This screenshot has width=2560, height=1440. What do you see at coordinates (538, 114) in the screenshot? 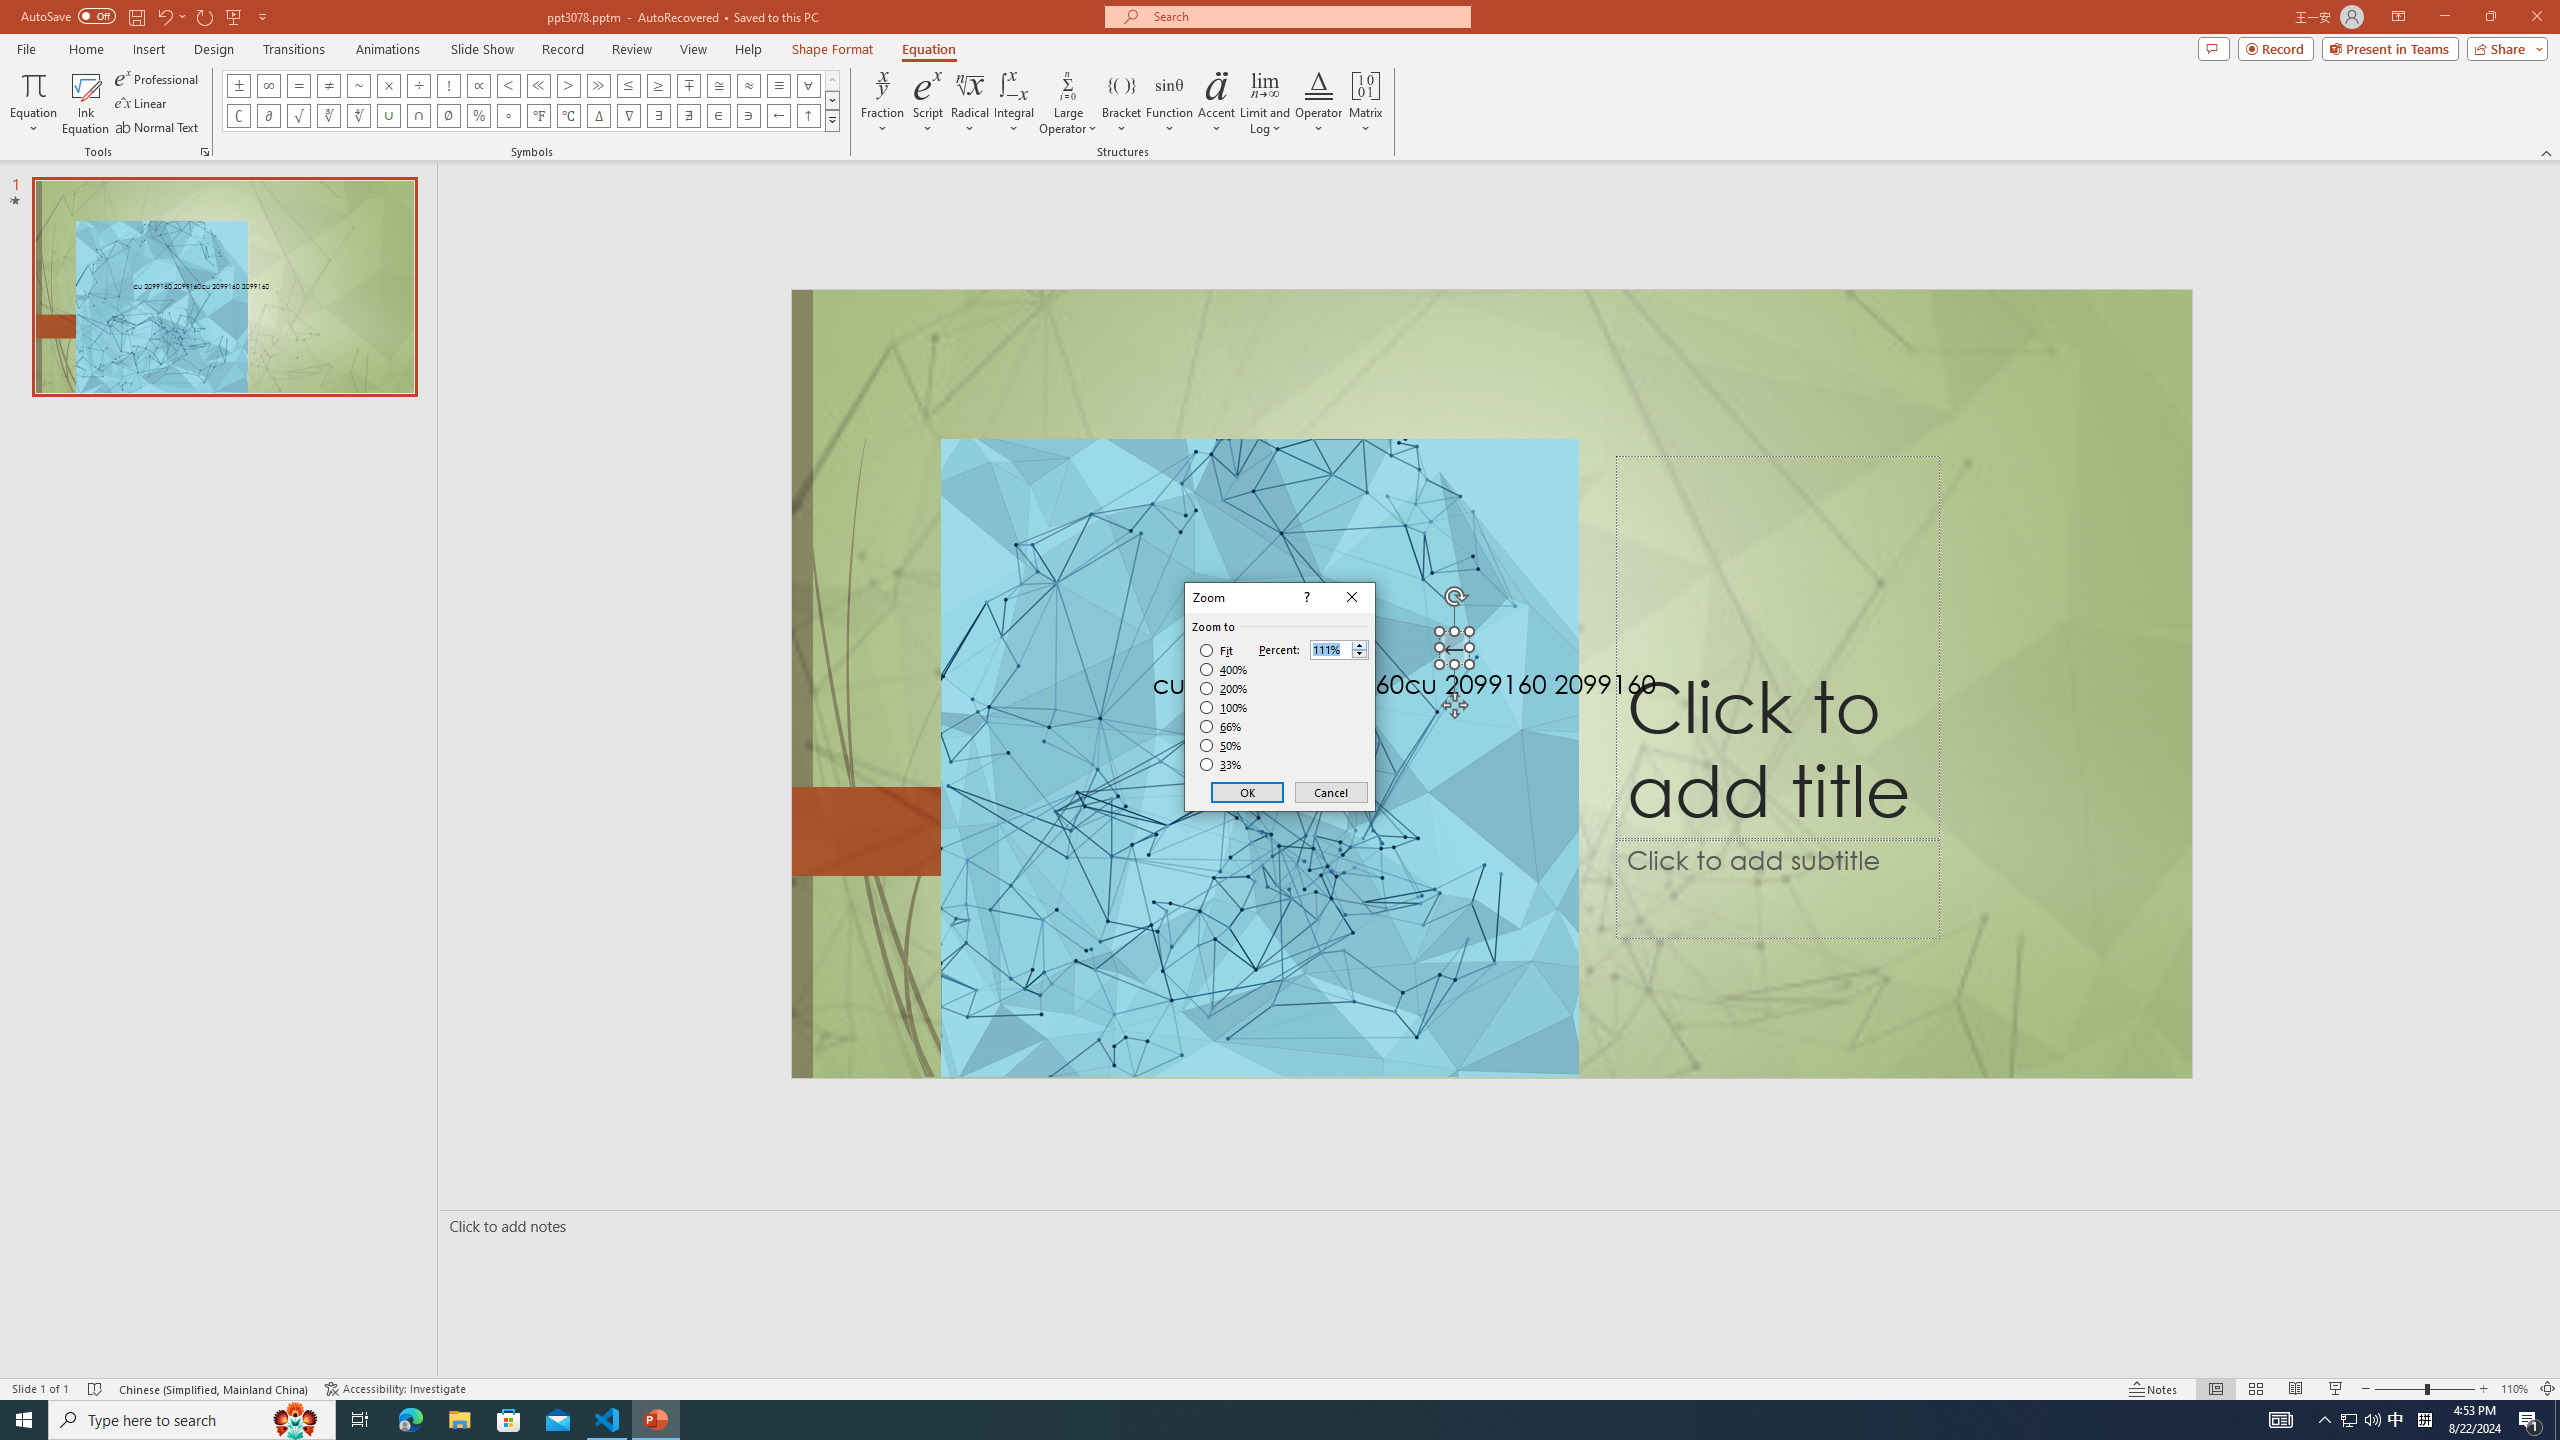
I see `'Equation Symbol Degrees Fahrenheit'` at bounding box center [538, 114].